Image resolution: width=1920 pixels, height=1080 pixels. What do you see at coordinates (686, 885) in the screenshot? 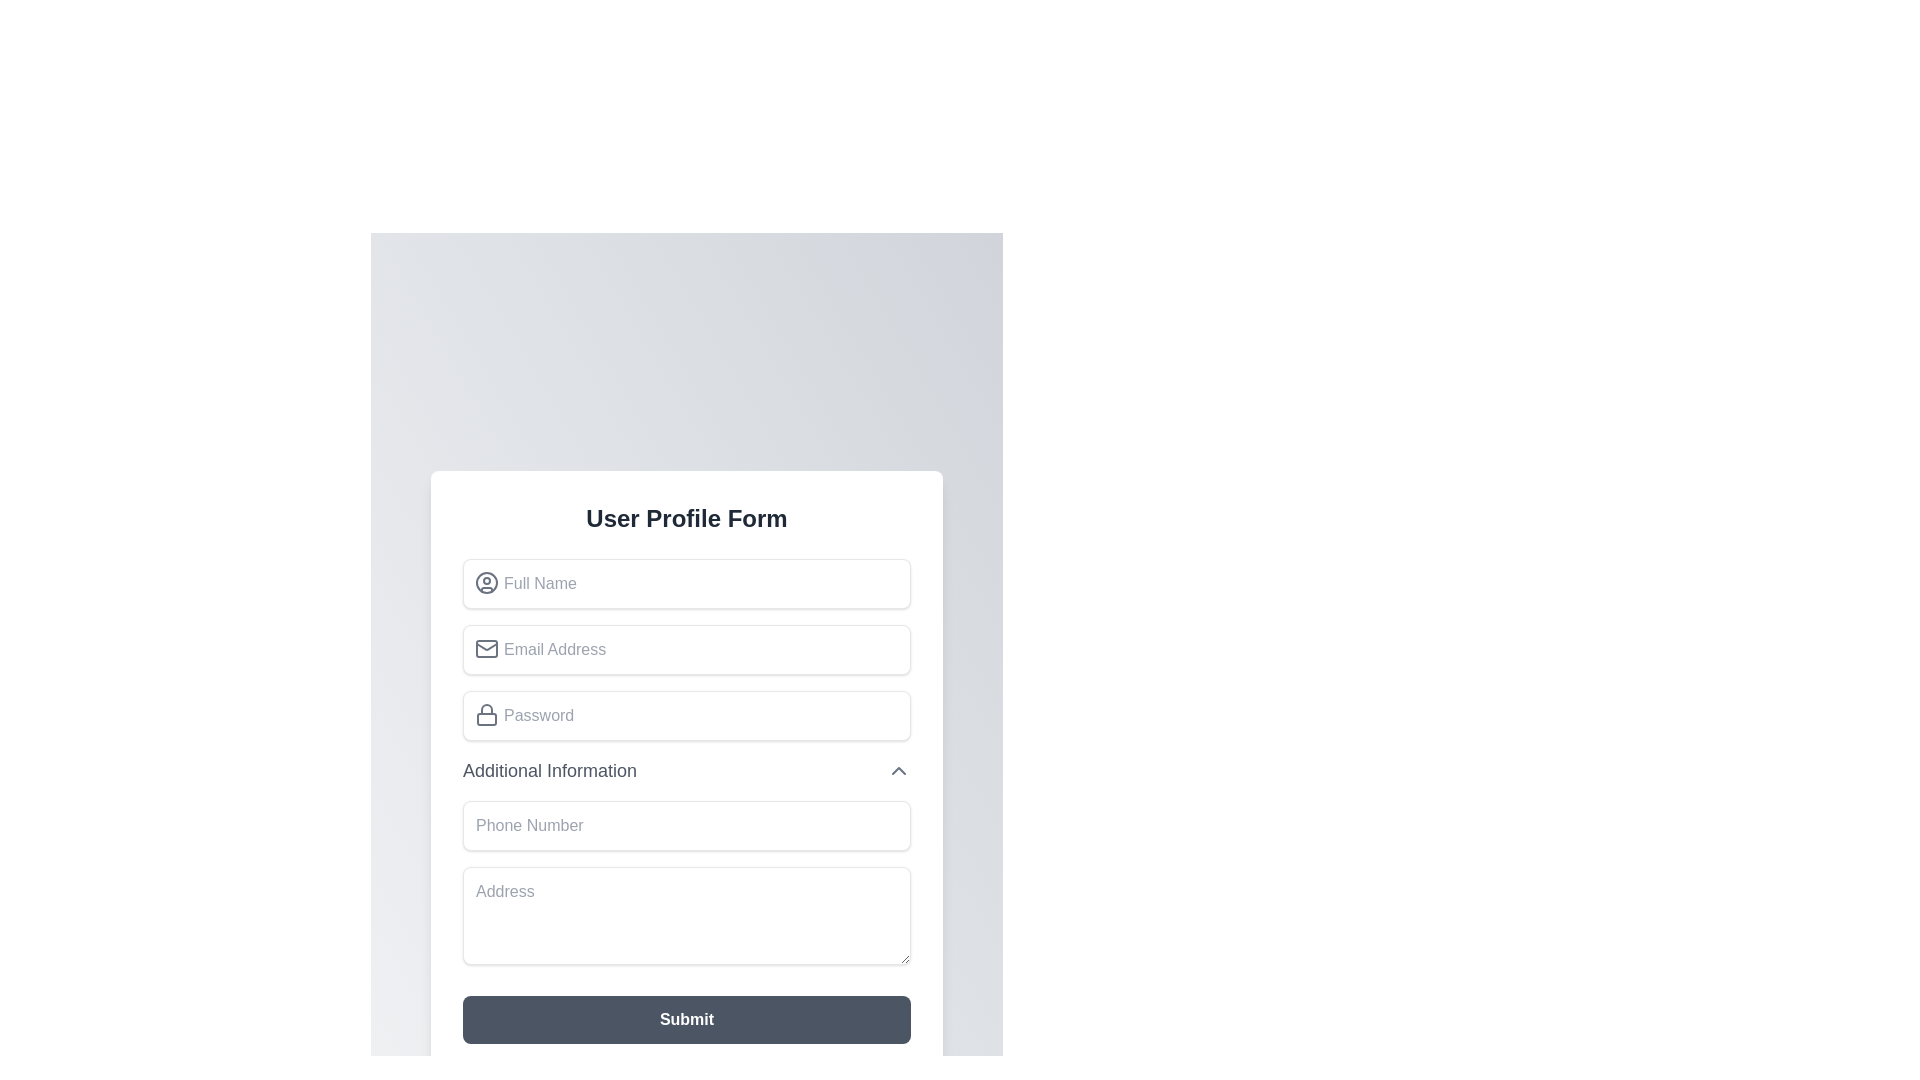
I see `the 'Address' input field to focus on it, which is located under the 'Phone Number' field and above the 'Submit' button in the 'Additional Information' section` at bounding box center [686, 885].